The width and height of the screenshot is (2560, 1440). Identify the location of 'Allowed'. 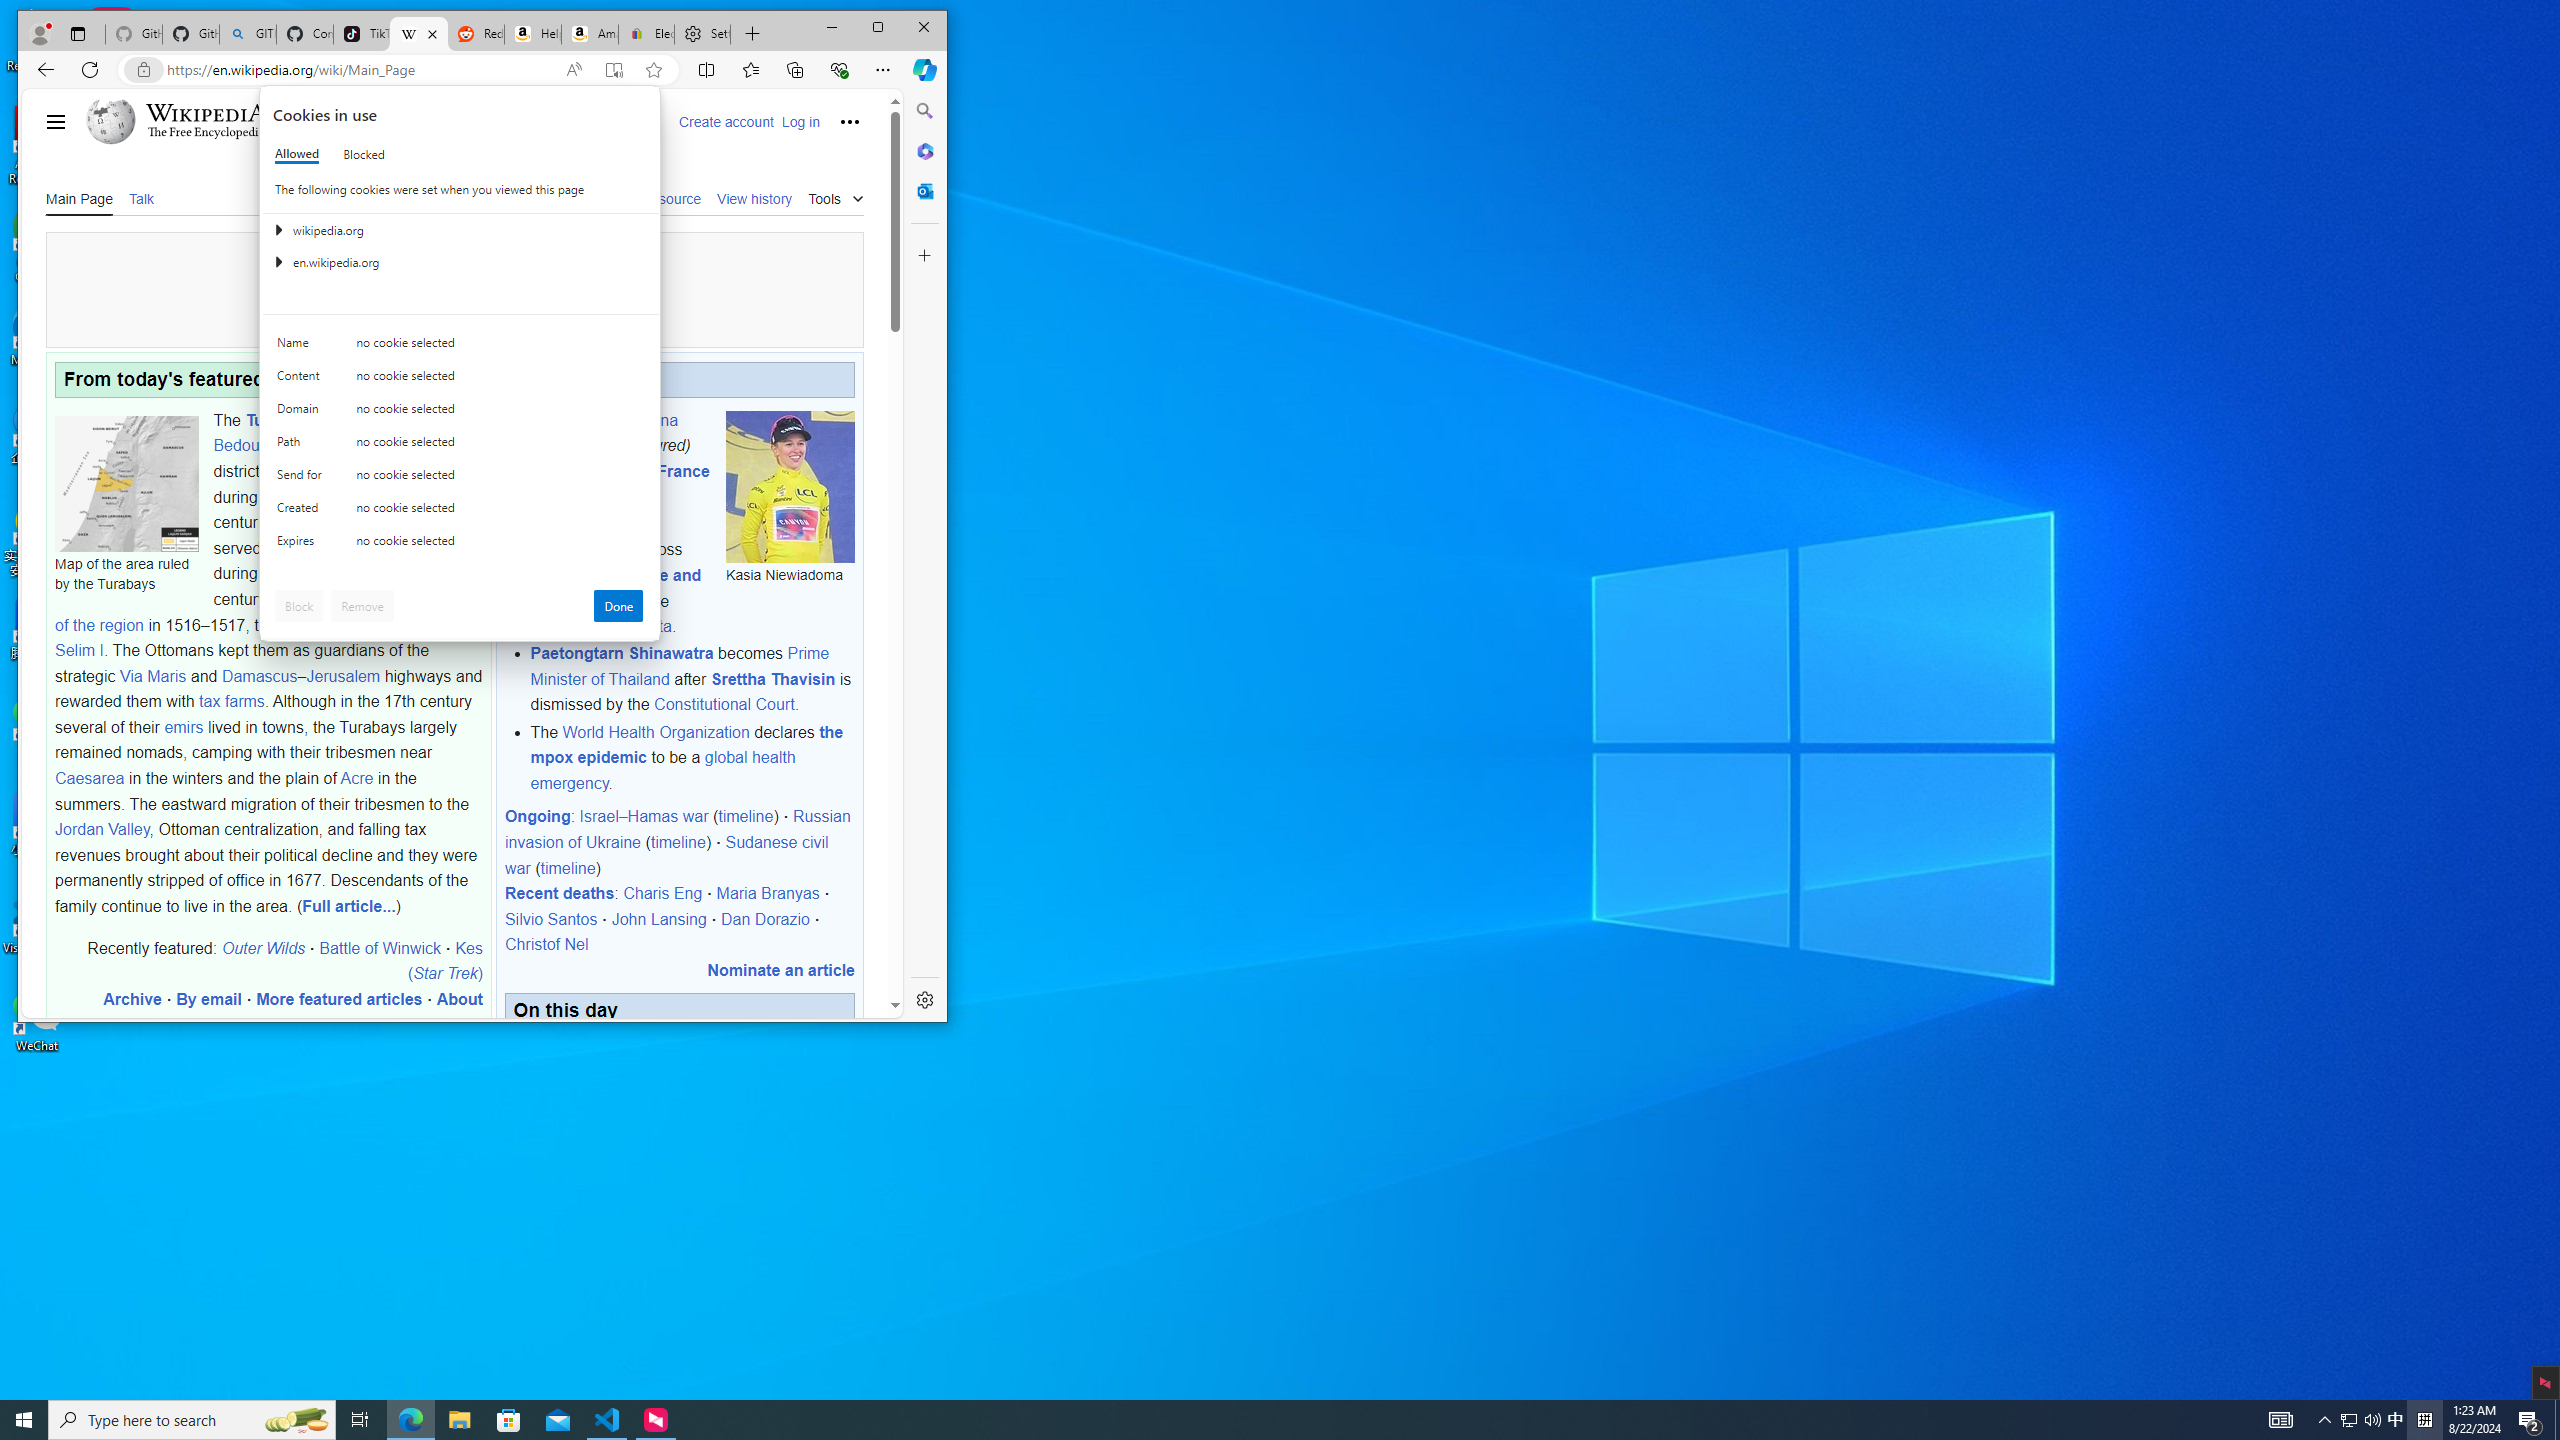
(297, 153).